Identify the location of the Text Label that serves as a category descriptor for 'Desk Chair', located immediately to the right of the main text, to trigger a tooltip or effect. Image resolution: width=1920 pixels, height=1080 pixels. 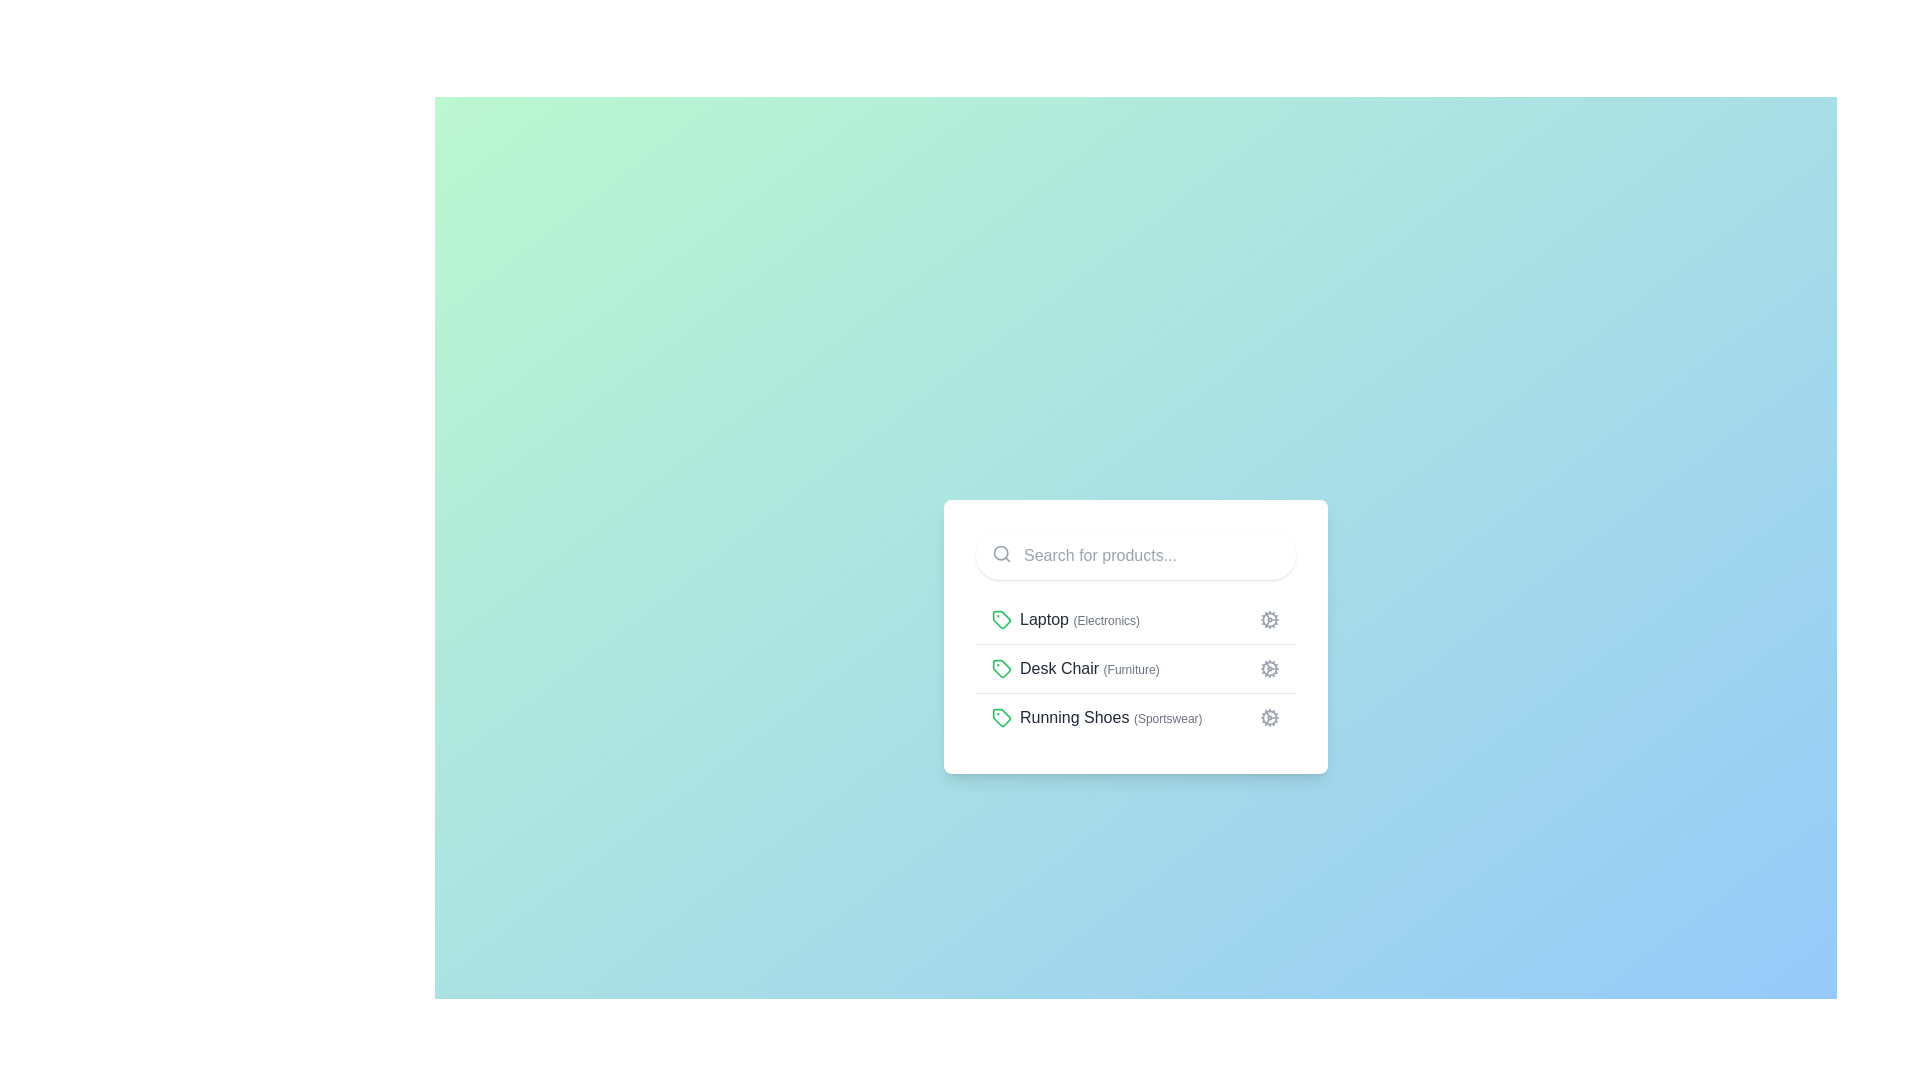
(1131, 670).